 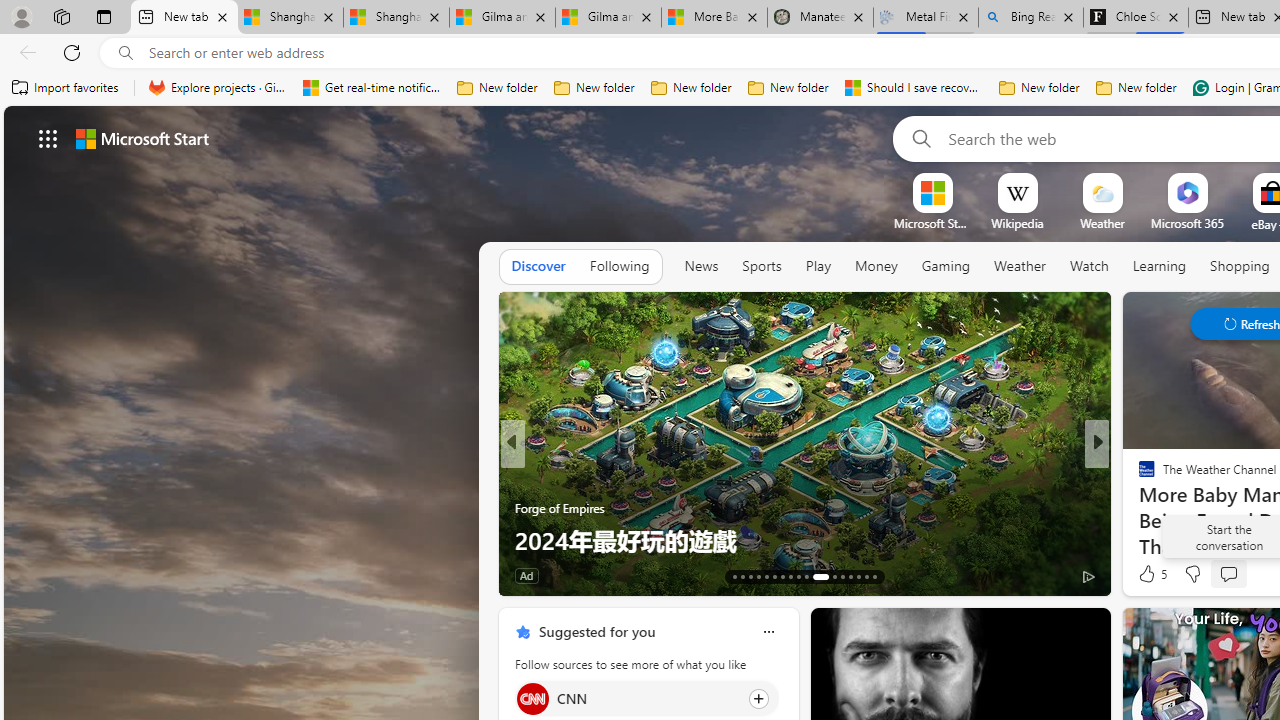 I want to click on 'AutomationID: tab-17', so click(x=765, y=577).